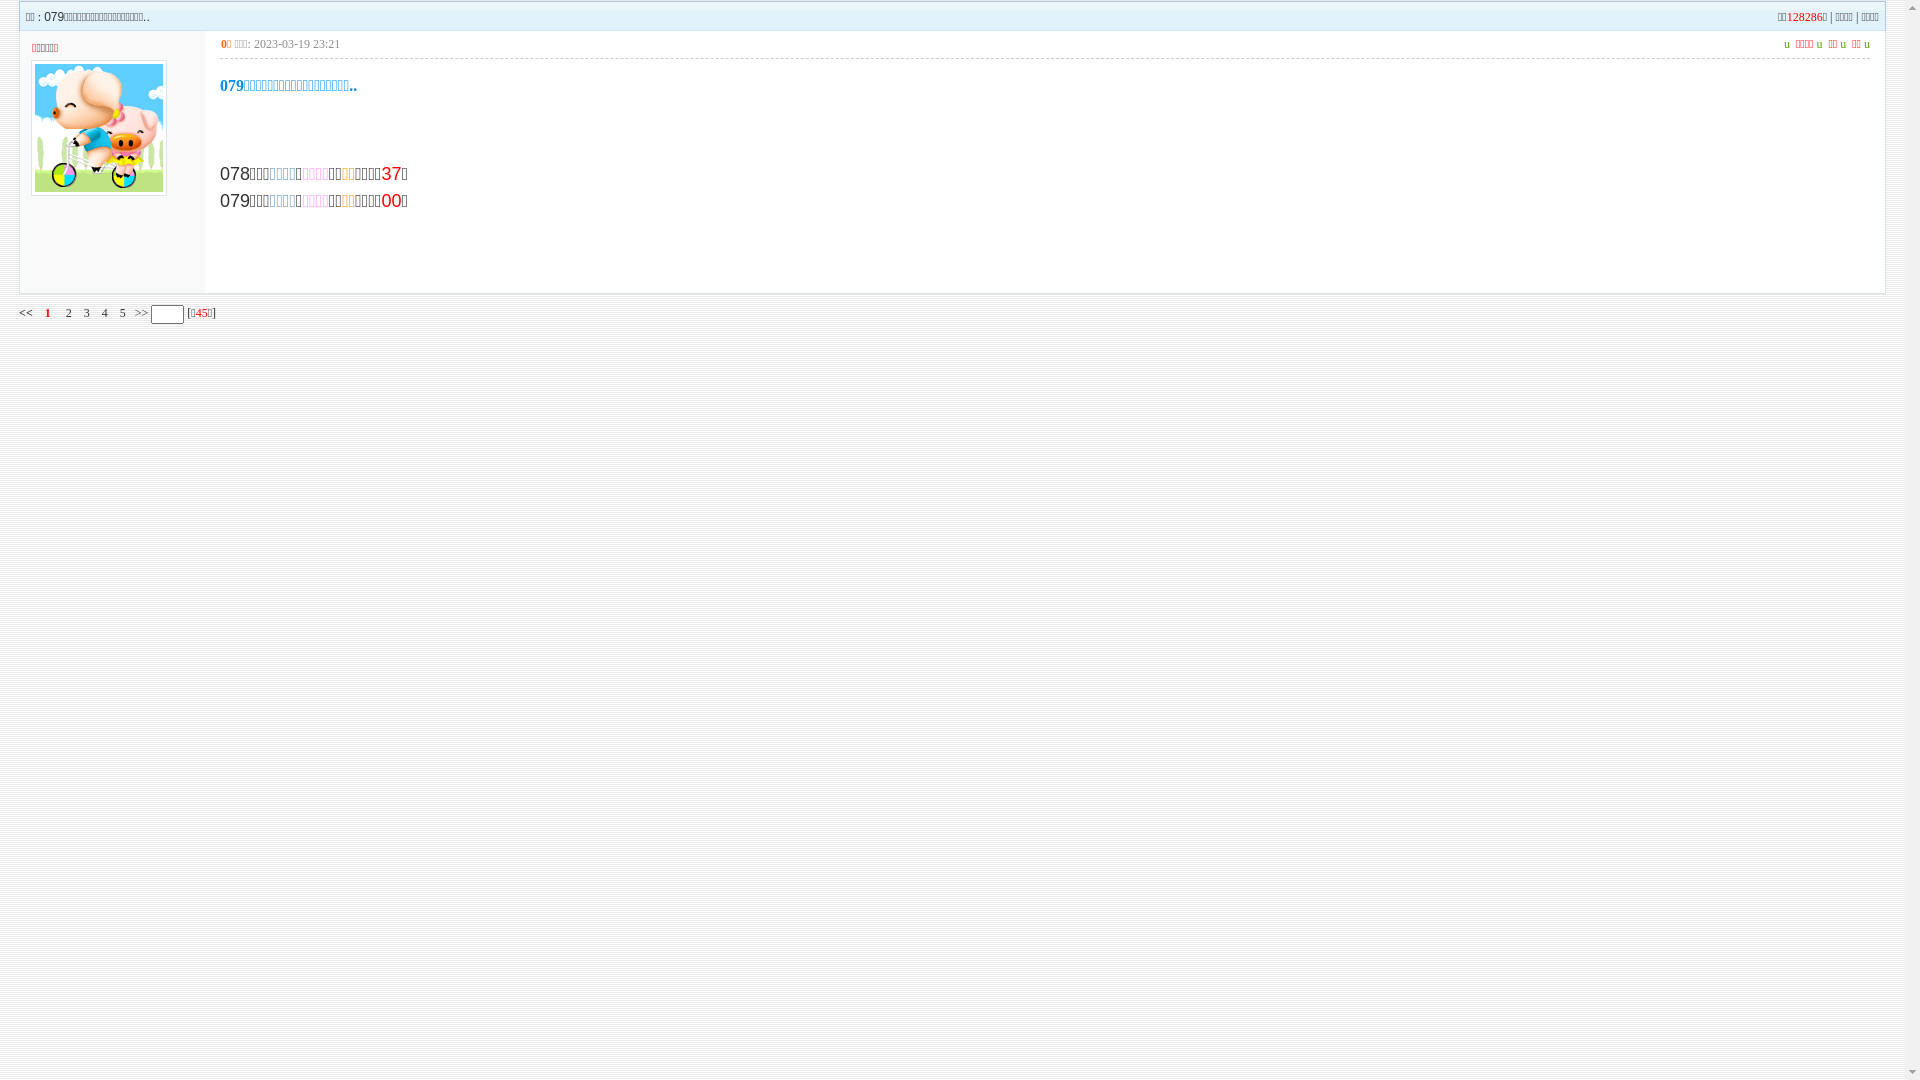 The image size is (1920, 1080). Describe the element at coordinates (122, 312) in the screenshot. I see `'5'` at that location.